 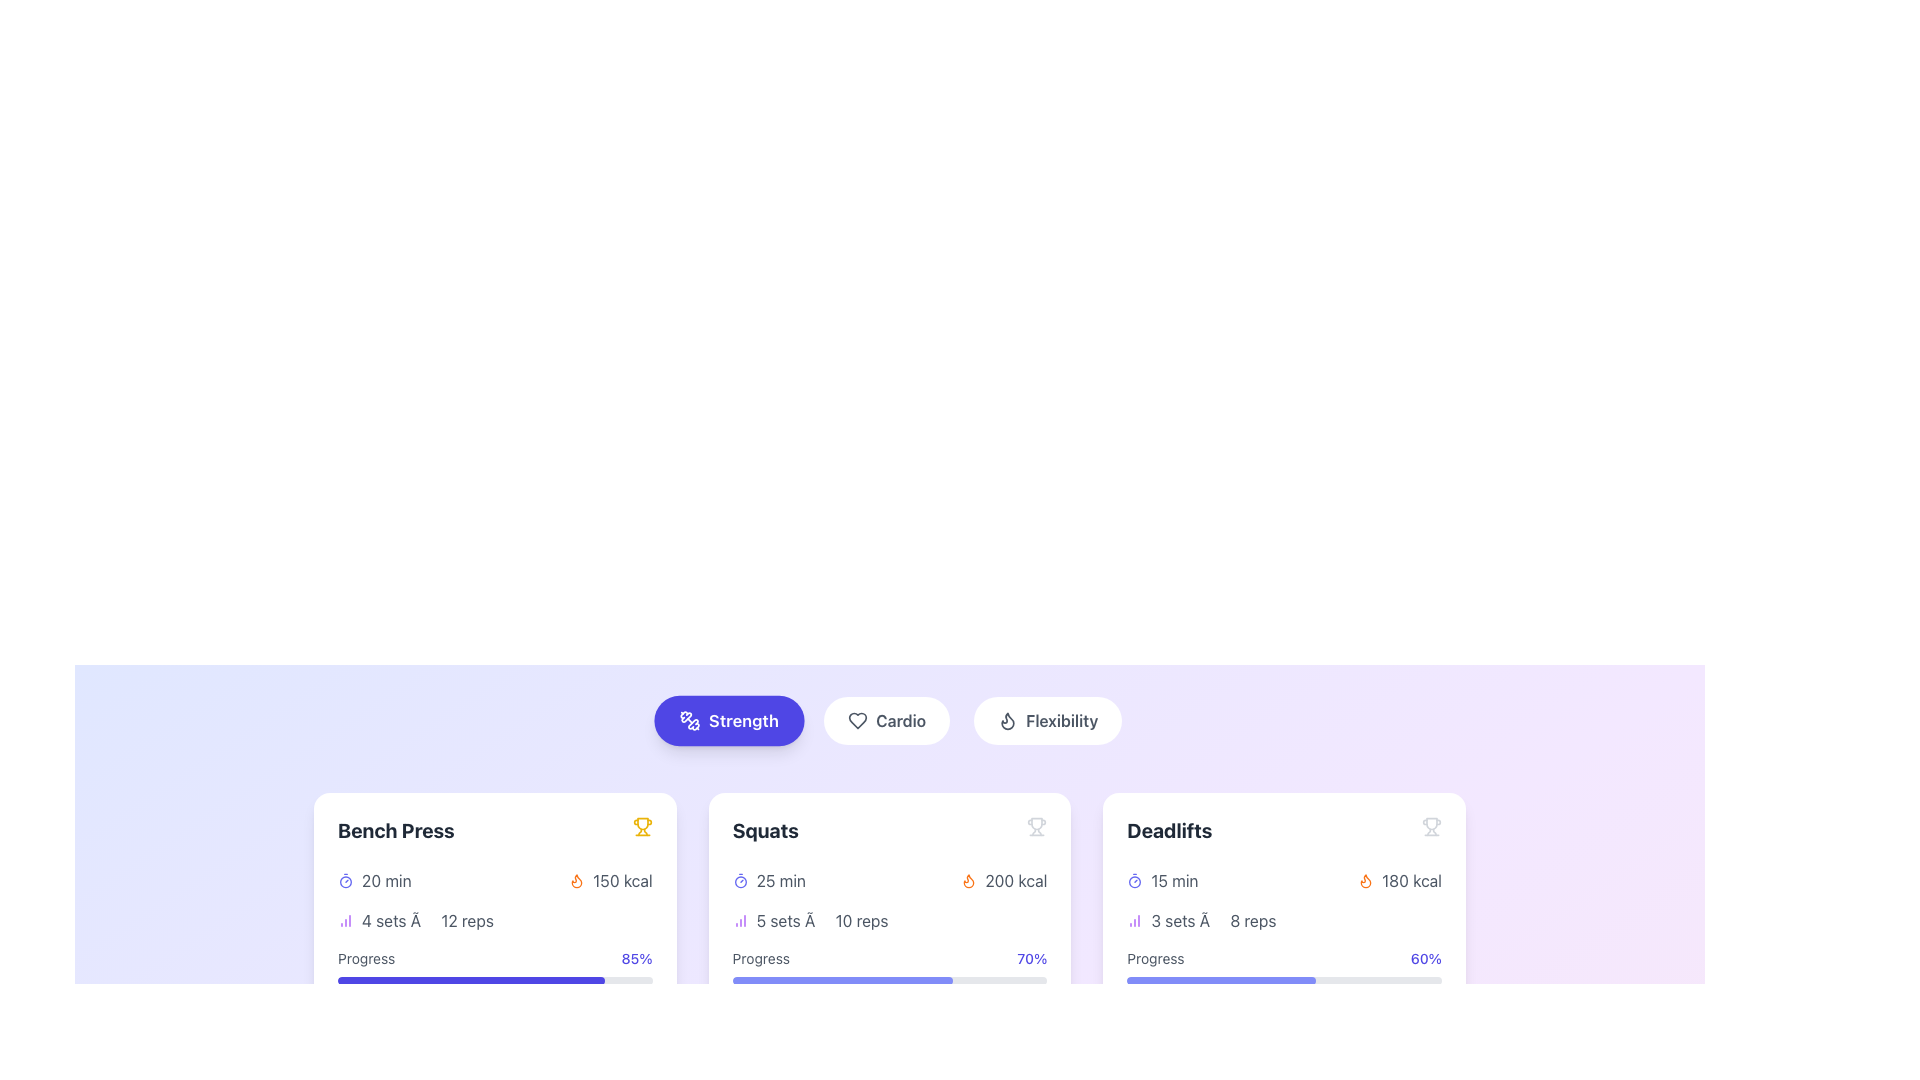 I want to click on purpose of the trophy icon located in the top-right corner of the 'Squats' card, so click(x=1037, y=826).